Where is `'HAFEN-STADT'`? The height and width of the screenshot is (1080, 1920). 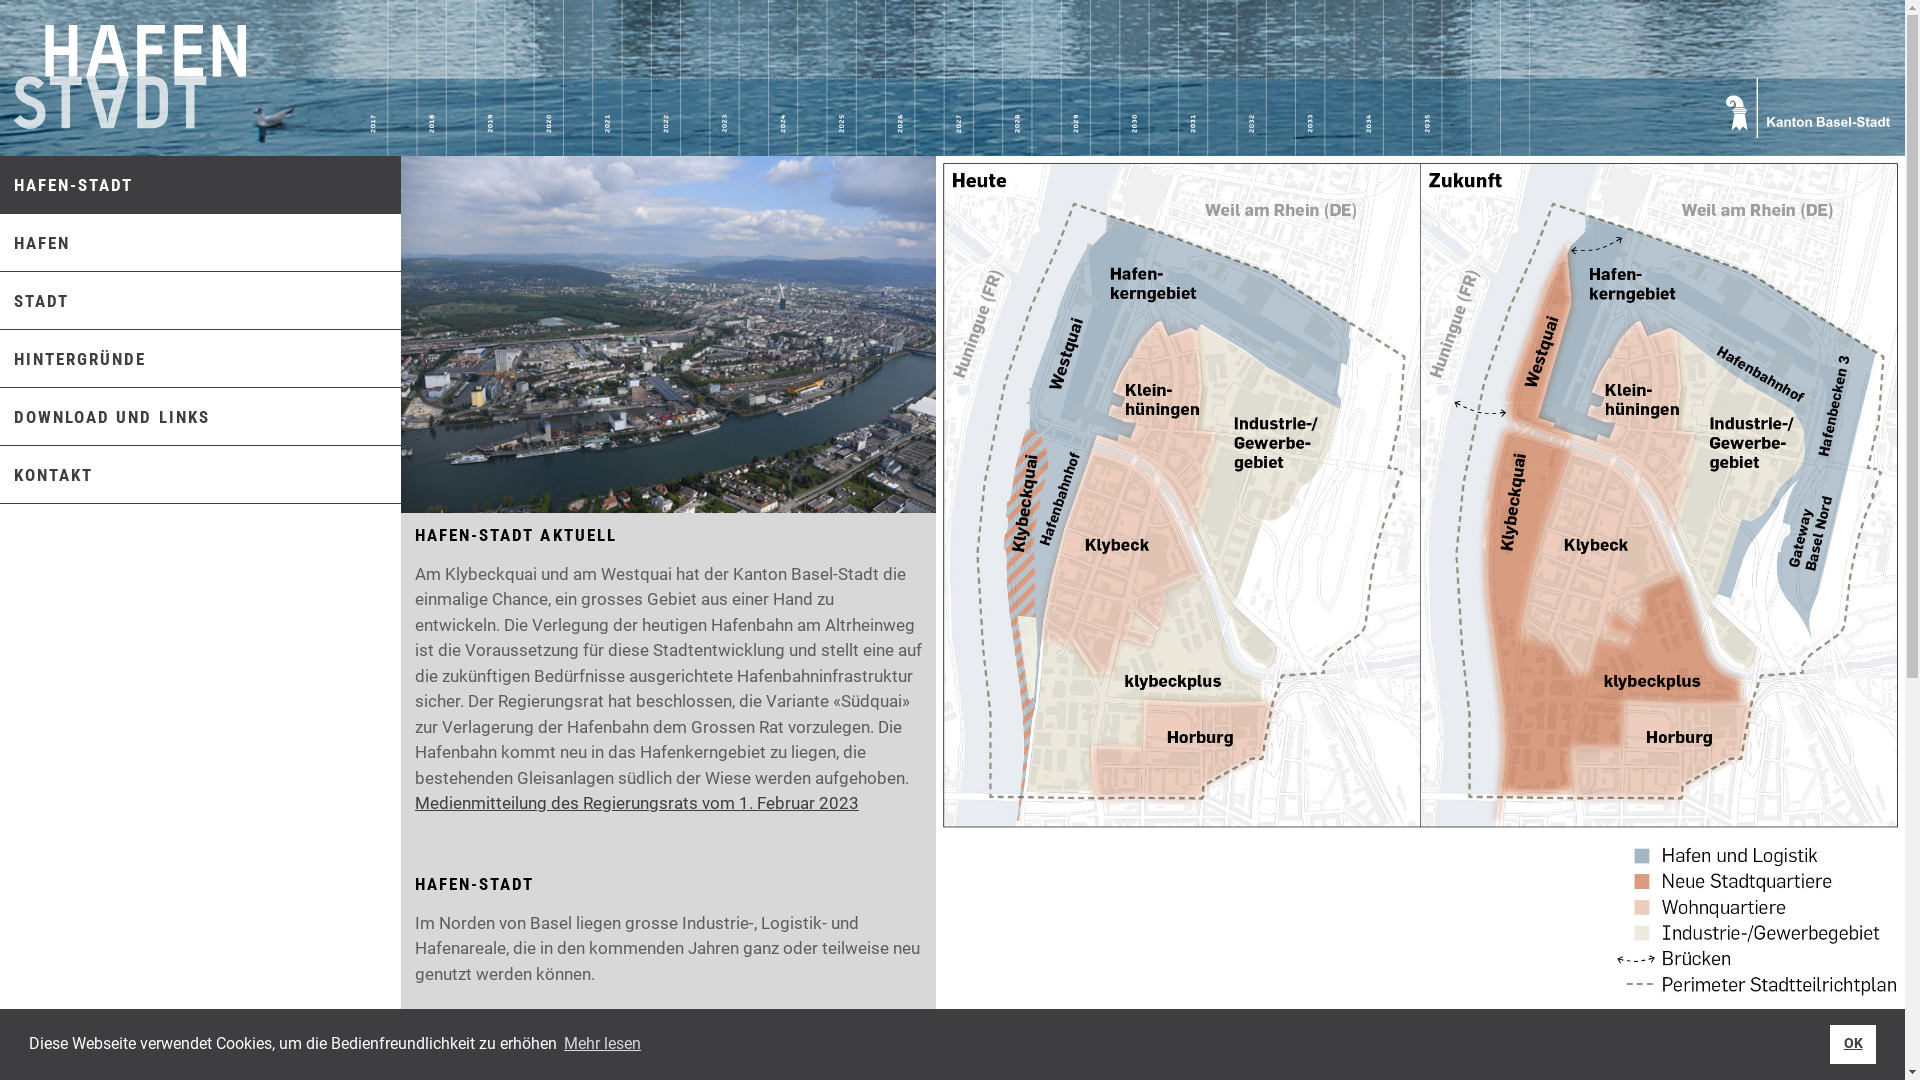 'HAFEN-STADT' is located at coordinates (66, 185).